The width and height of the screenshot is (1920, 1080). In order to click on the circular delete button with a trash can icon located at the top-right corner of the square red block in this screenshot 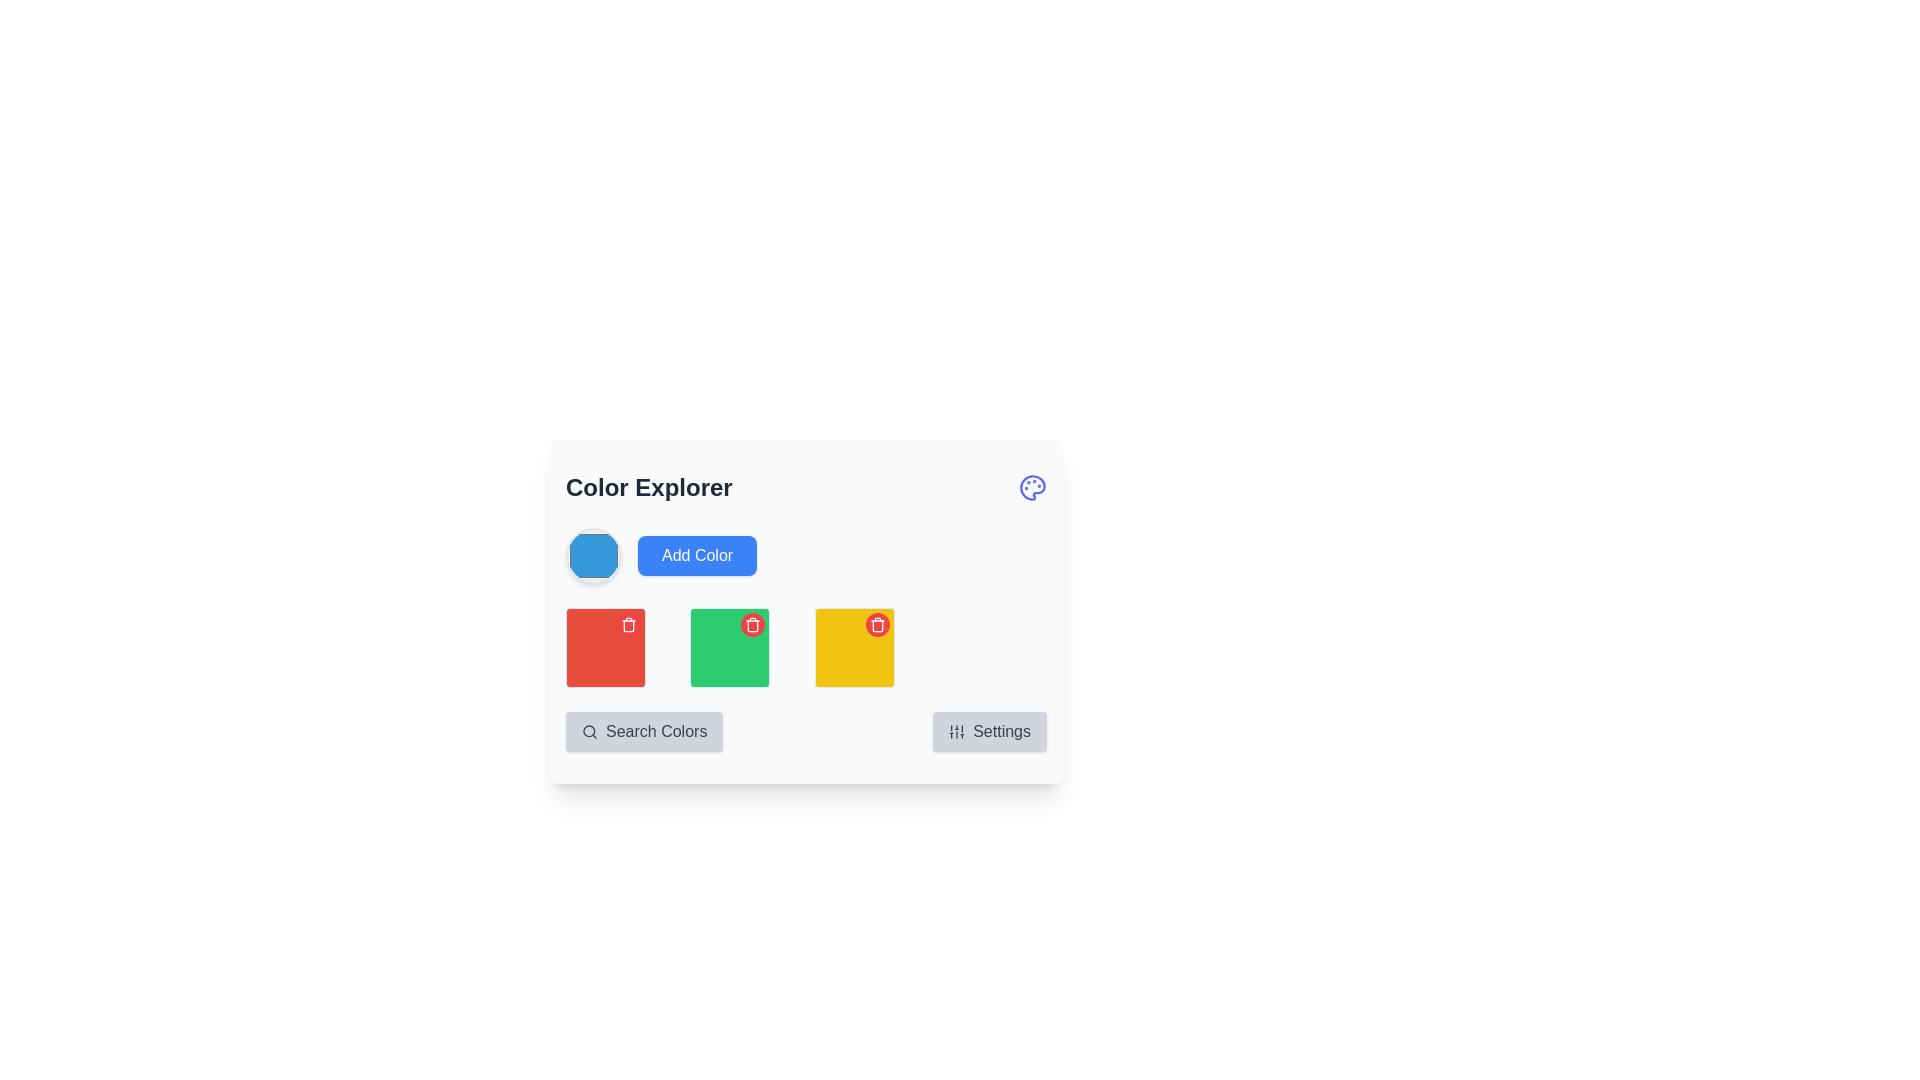, I will do `click(627, 623)`.